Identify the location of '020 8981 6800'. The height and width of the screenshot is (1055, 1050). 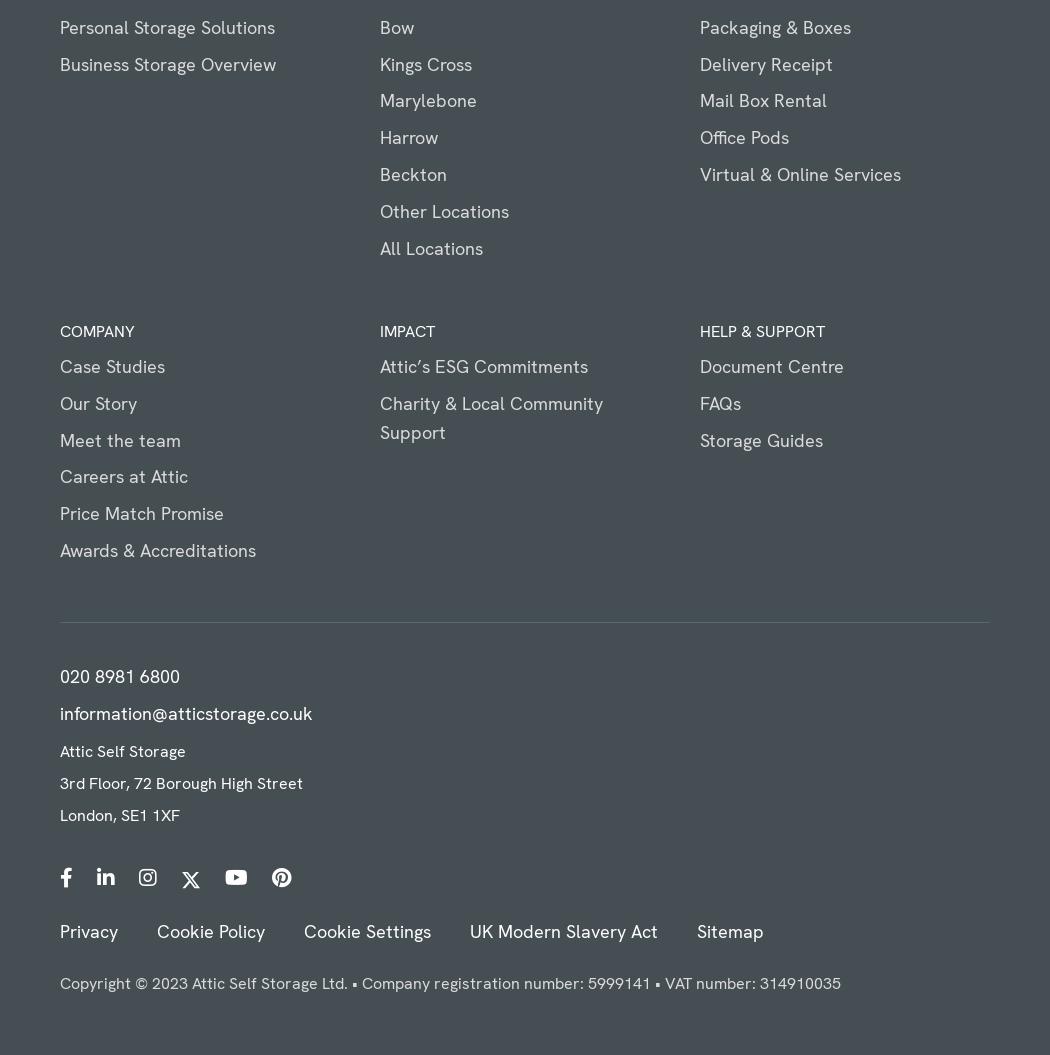
(119, 674).